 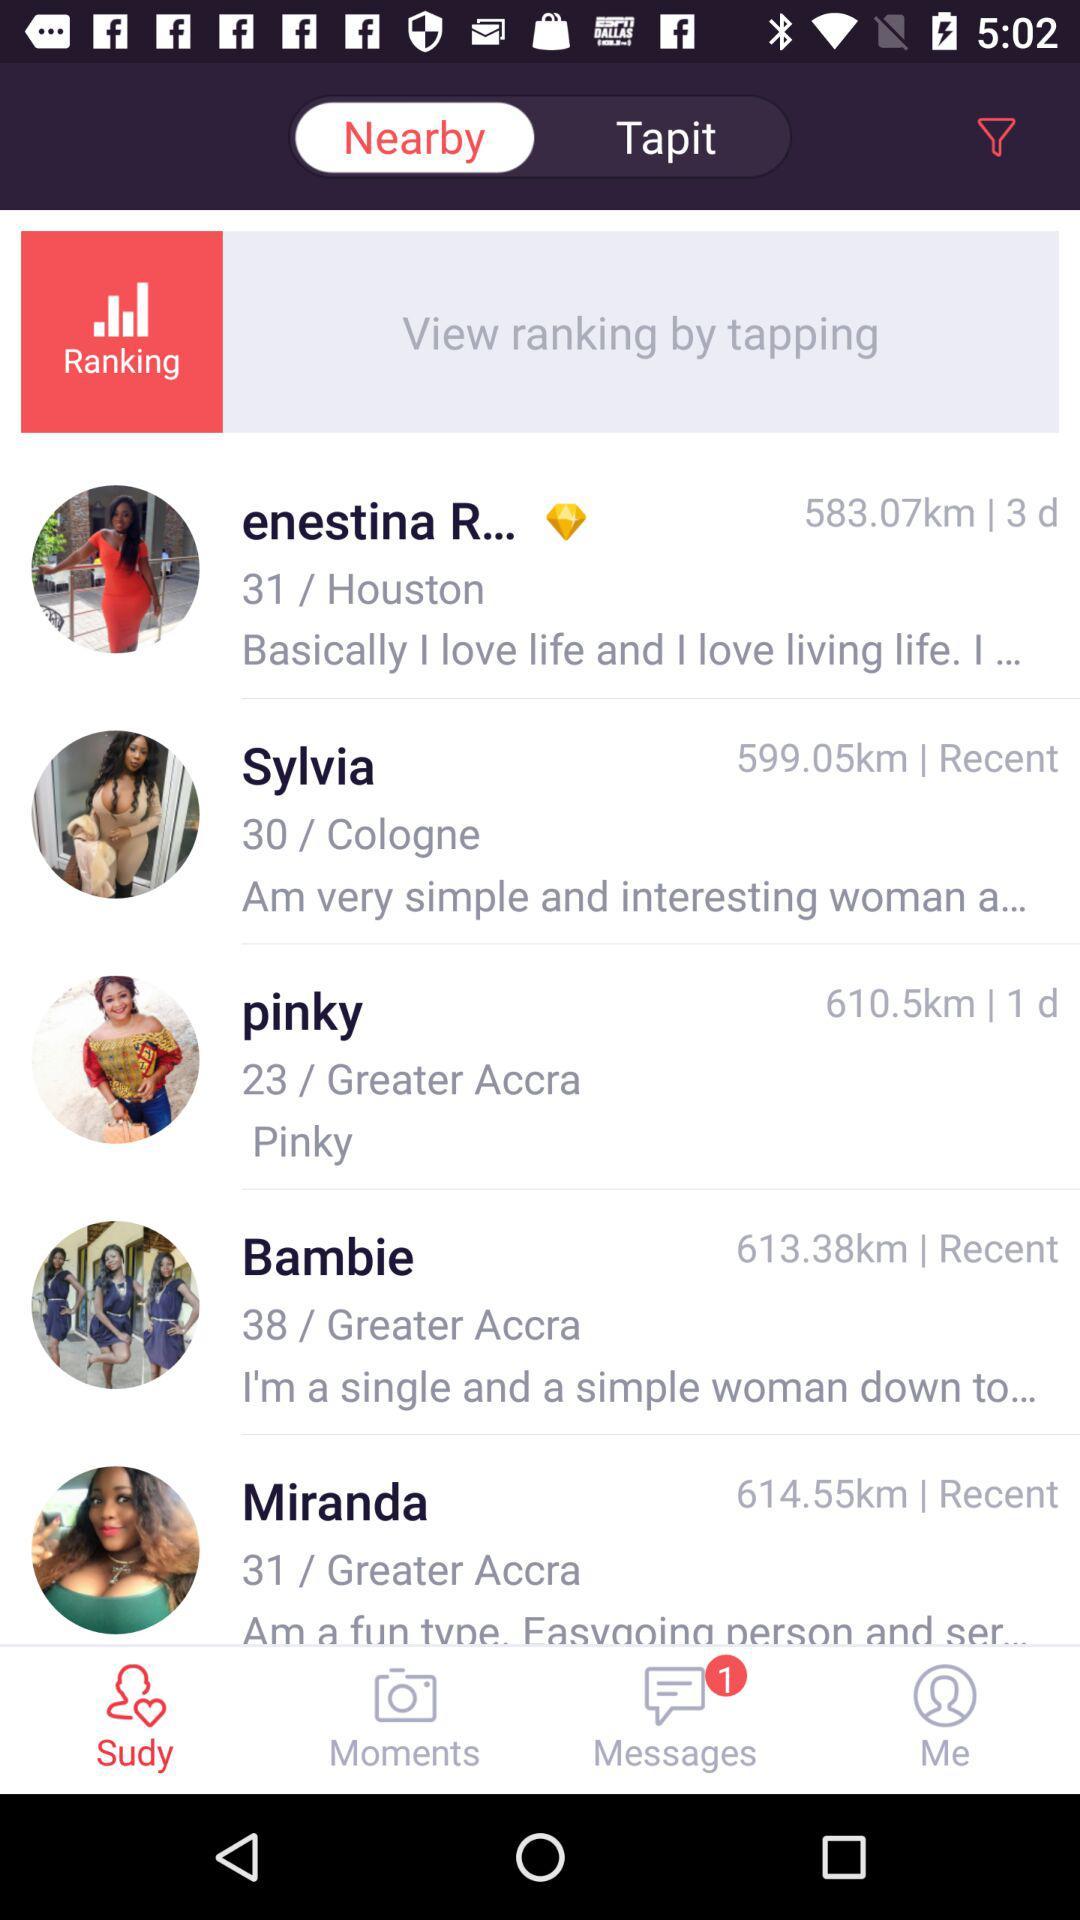 I want to click on the item to the right of nearby icon, so click(x=666, y=135).